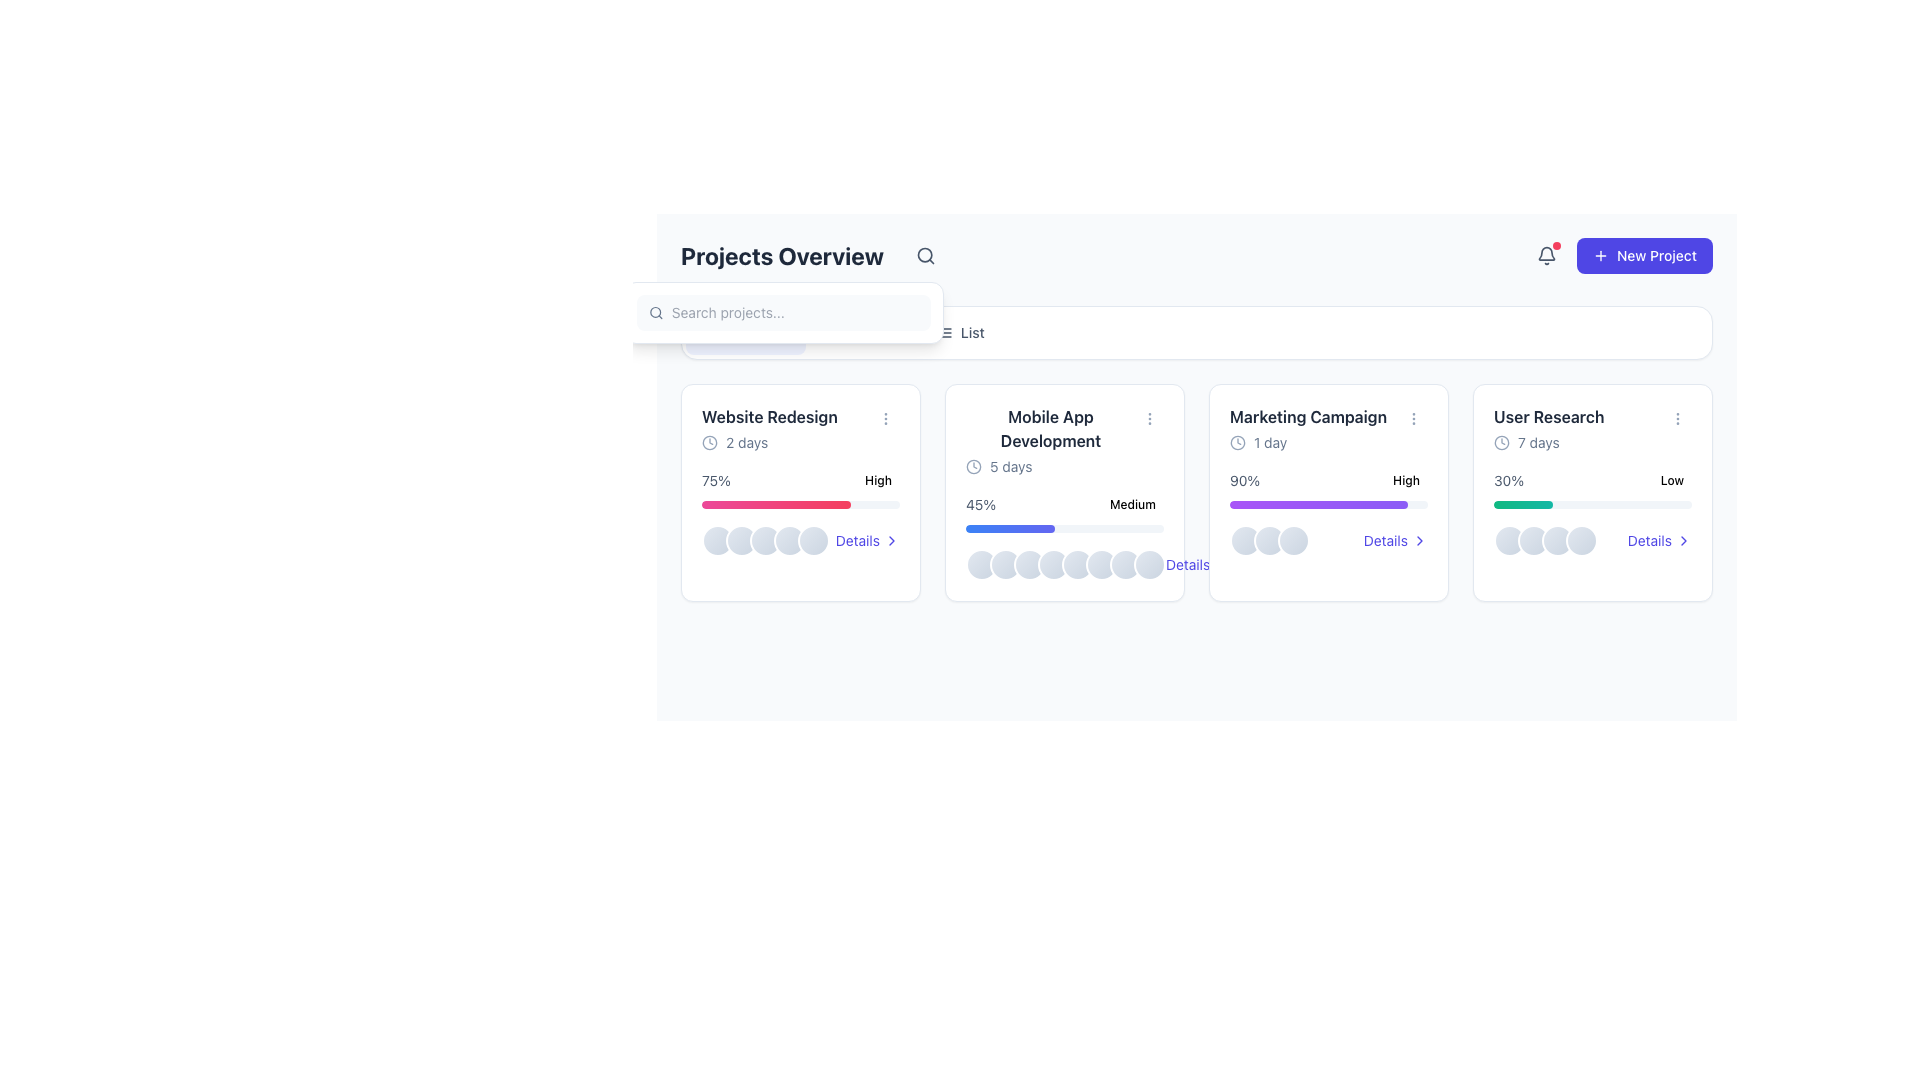  What do you see at coordinates (1064, 493) in the screenshot?
I see `the Static information card displaying project information, which is the second card in a row of four cards under 'Projects Overview'` at bounding box center [1064, 493].